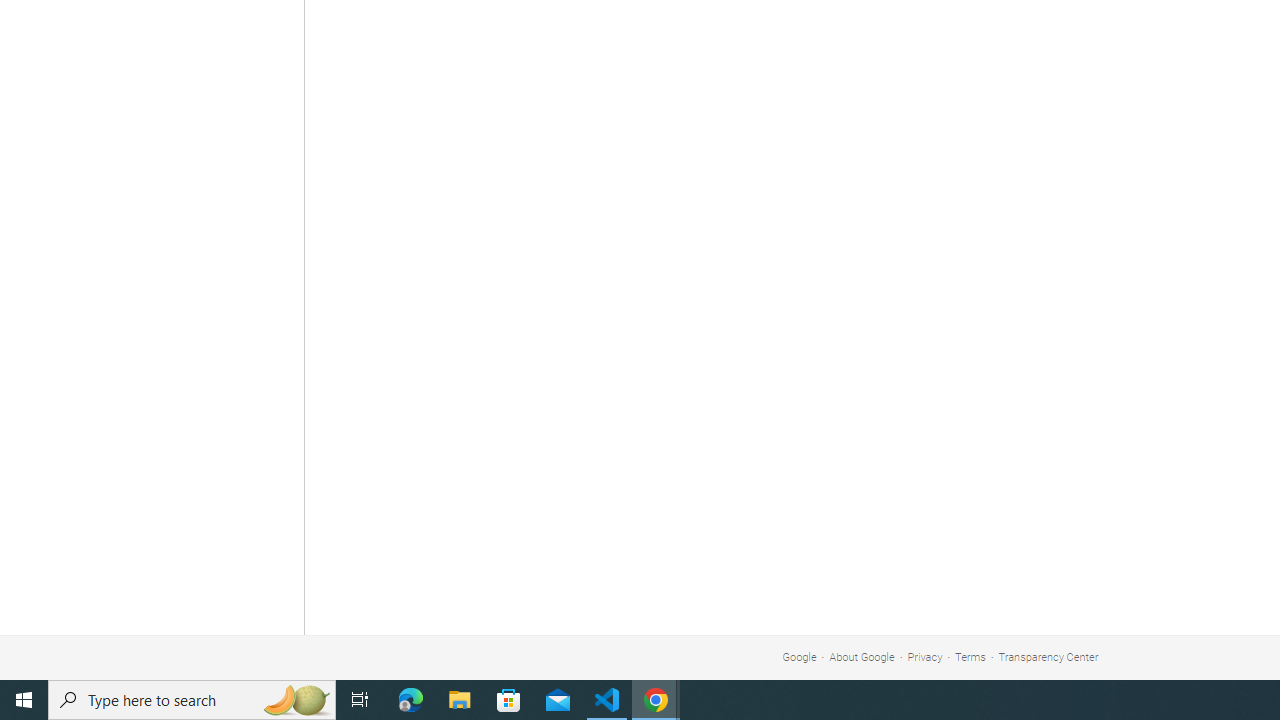 Image resolution: width=1280 pixels, height=720 pixels. Describe the element at coordinates (862, 657) in the screenshot. I see `'About Google'` at that location.